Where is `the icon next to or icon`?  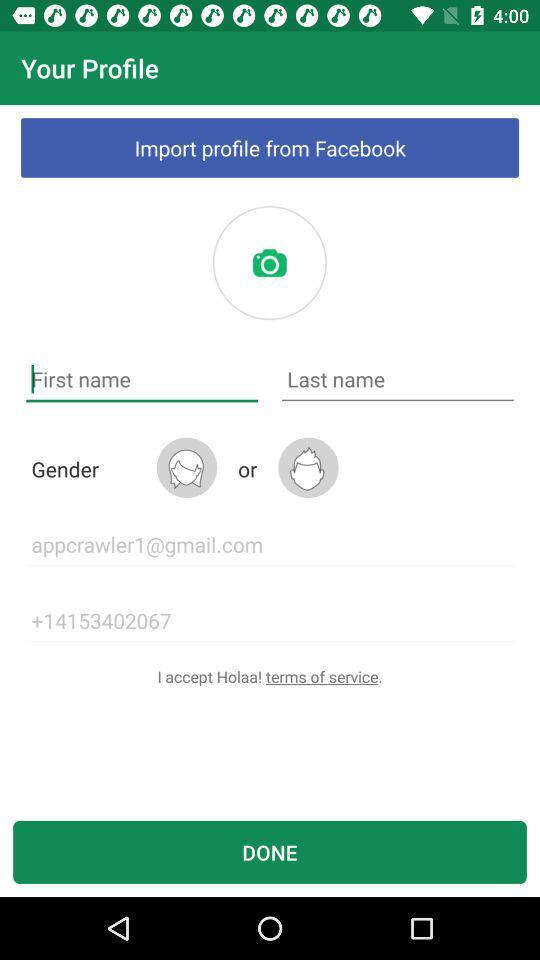 the icon next to or icon is located at coordinates (308, 467).